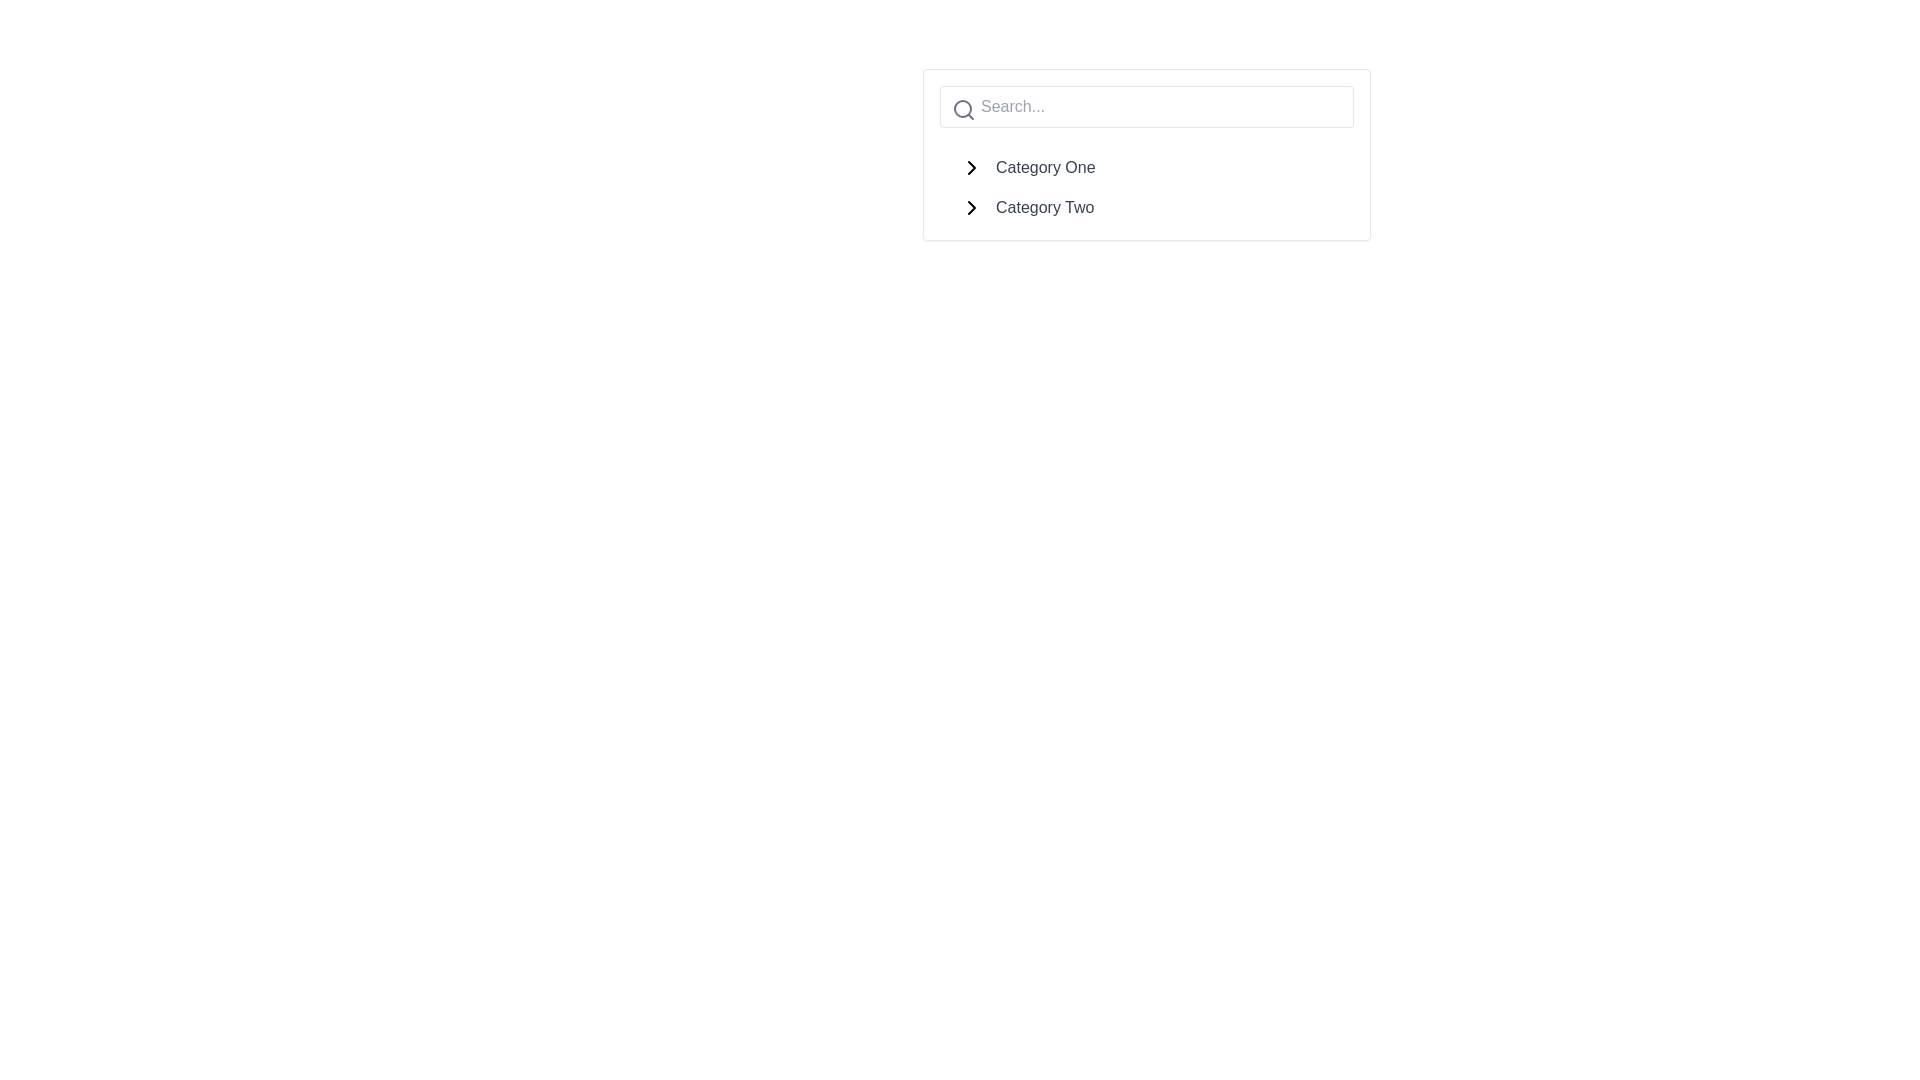 The width and height of the screenshot is (1920, 1080). What do you see at coordinates (971, 208) in the screenshot?
I see `the expand icon located to the left of the text 'Category Two' in the second list item` at bounding box center [971, 208].